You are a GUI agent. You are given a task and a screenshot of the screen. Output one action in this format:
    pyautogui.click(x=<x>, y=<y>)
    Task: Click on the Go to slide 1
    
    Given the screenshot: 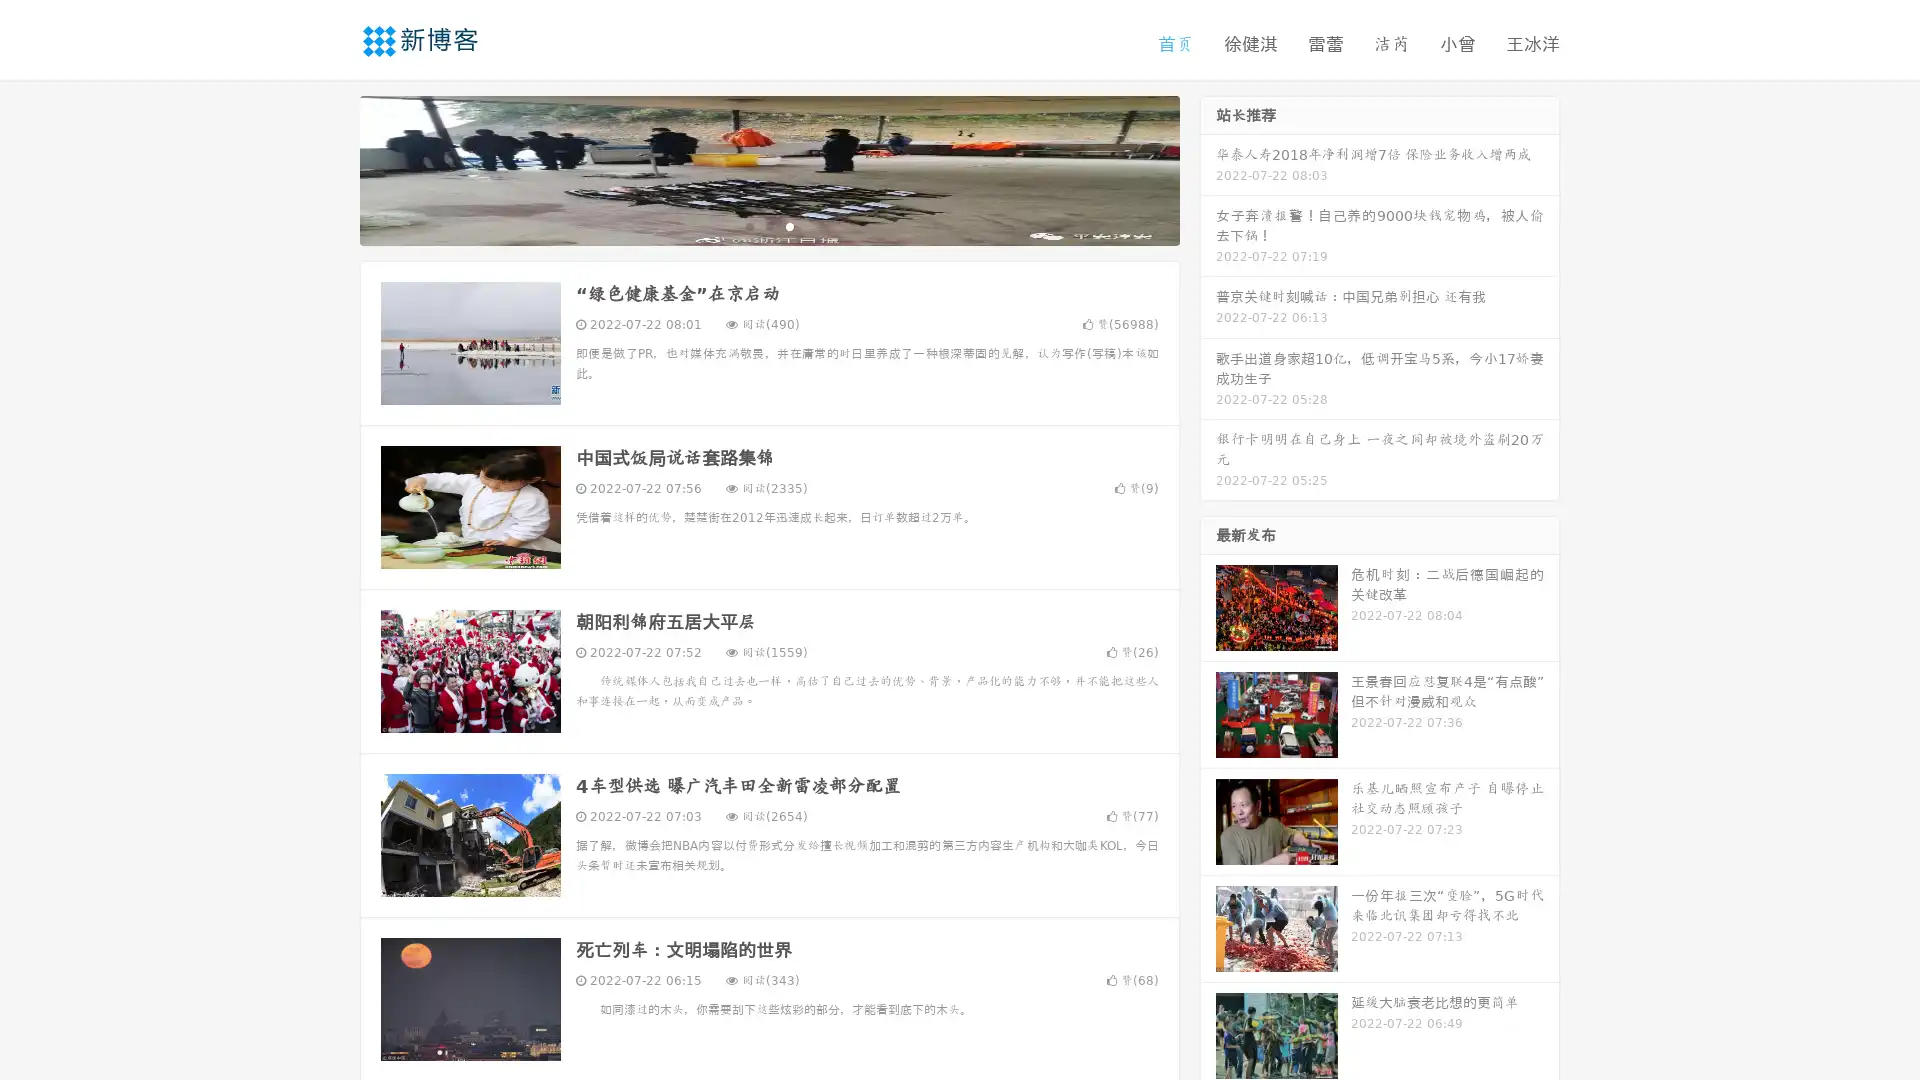 What is the action you would take?
    pyautogui.click(x=748, y=225)
    